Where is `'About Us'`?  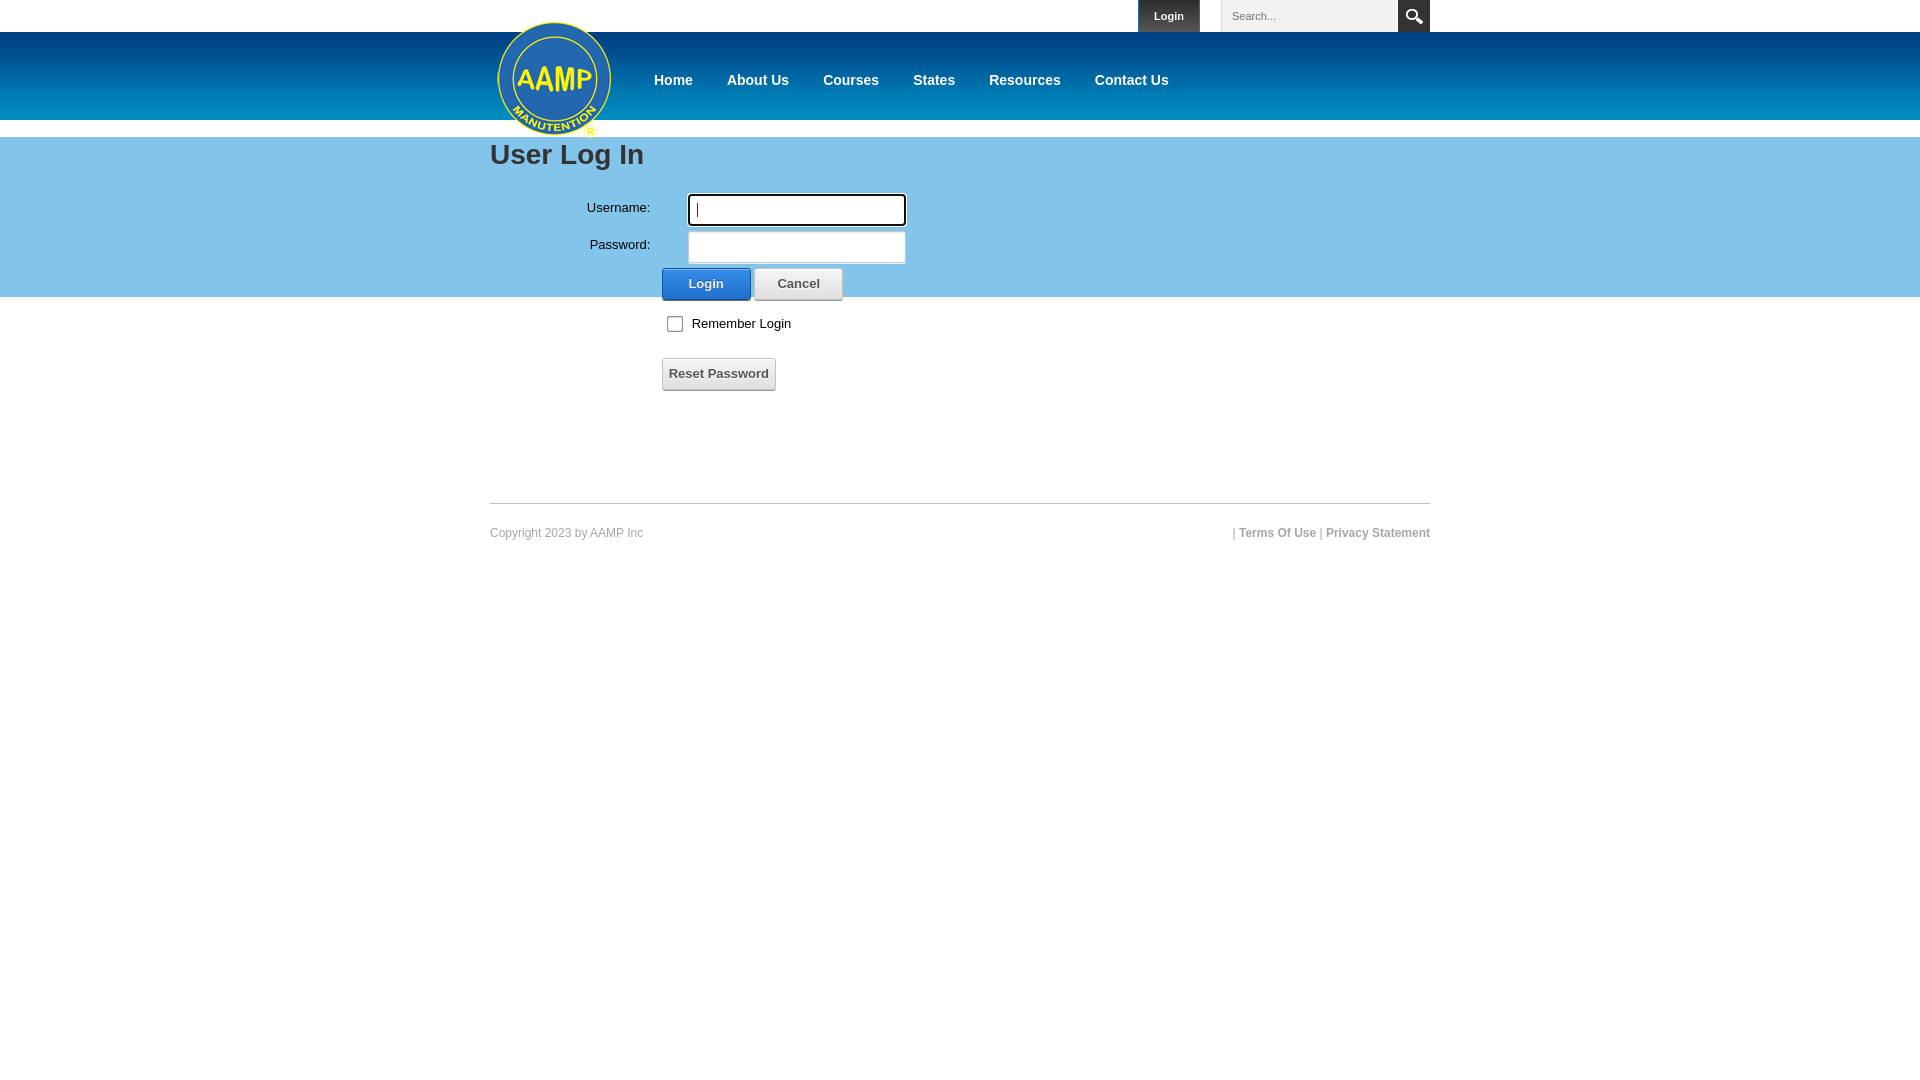
'About Us' is located at coordinates (757, 79).